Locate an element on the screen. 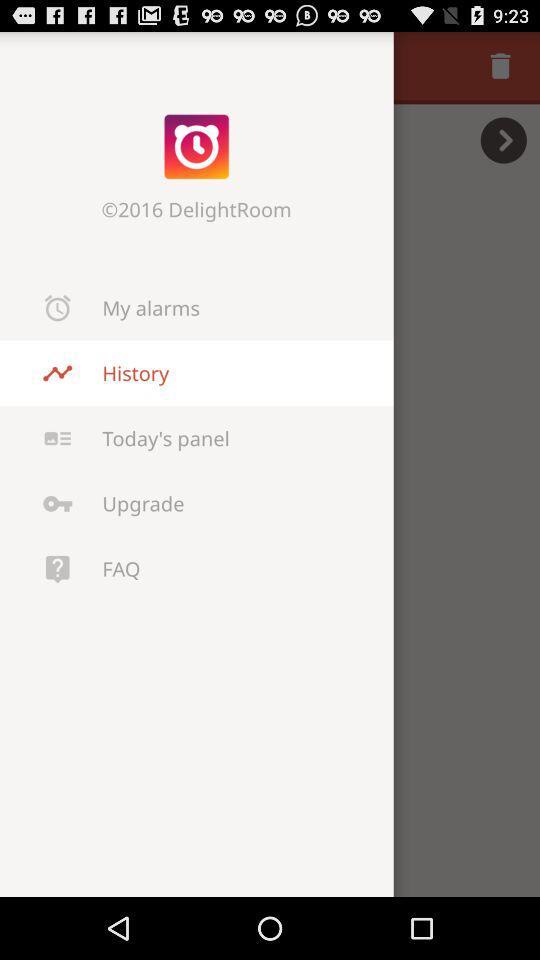  the delete icon is located at coordinates (499, 70).